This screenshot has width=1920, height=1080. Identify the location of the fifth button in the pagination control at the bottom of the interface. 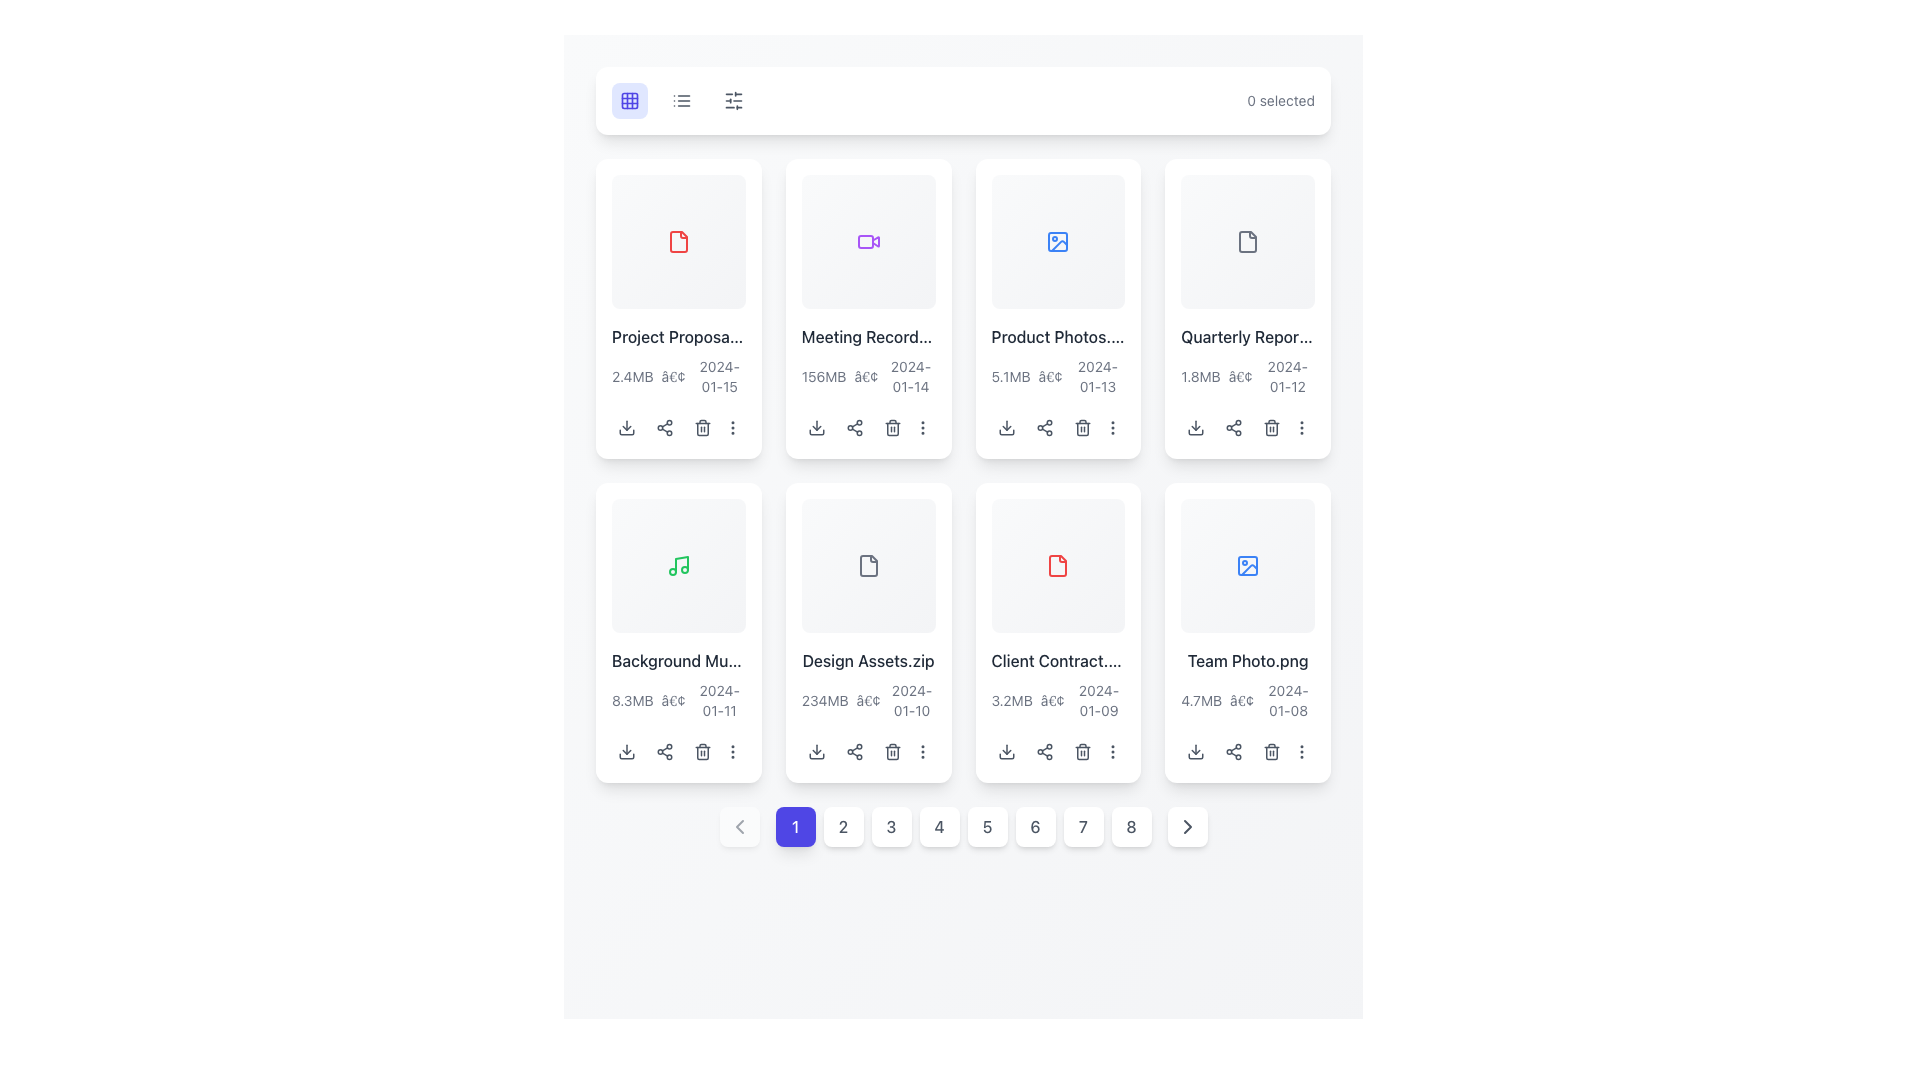
(963, 826).